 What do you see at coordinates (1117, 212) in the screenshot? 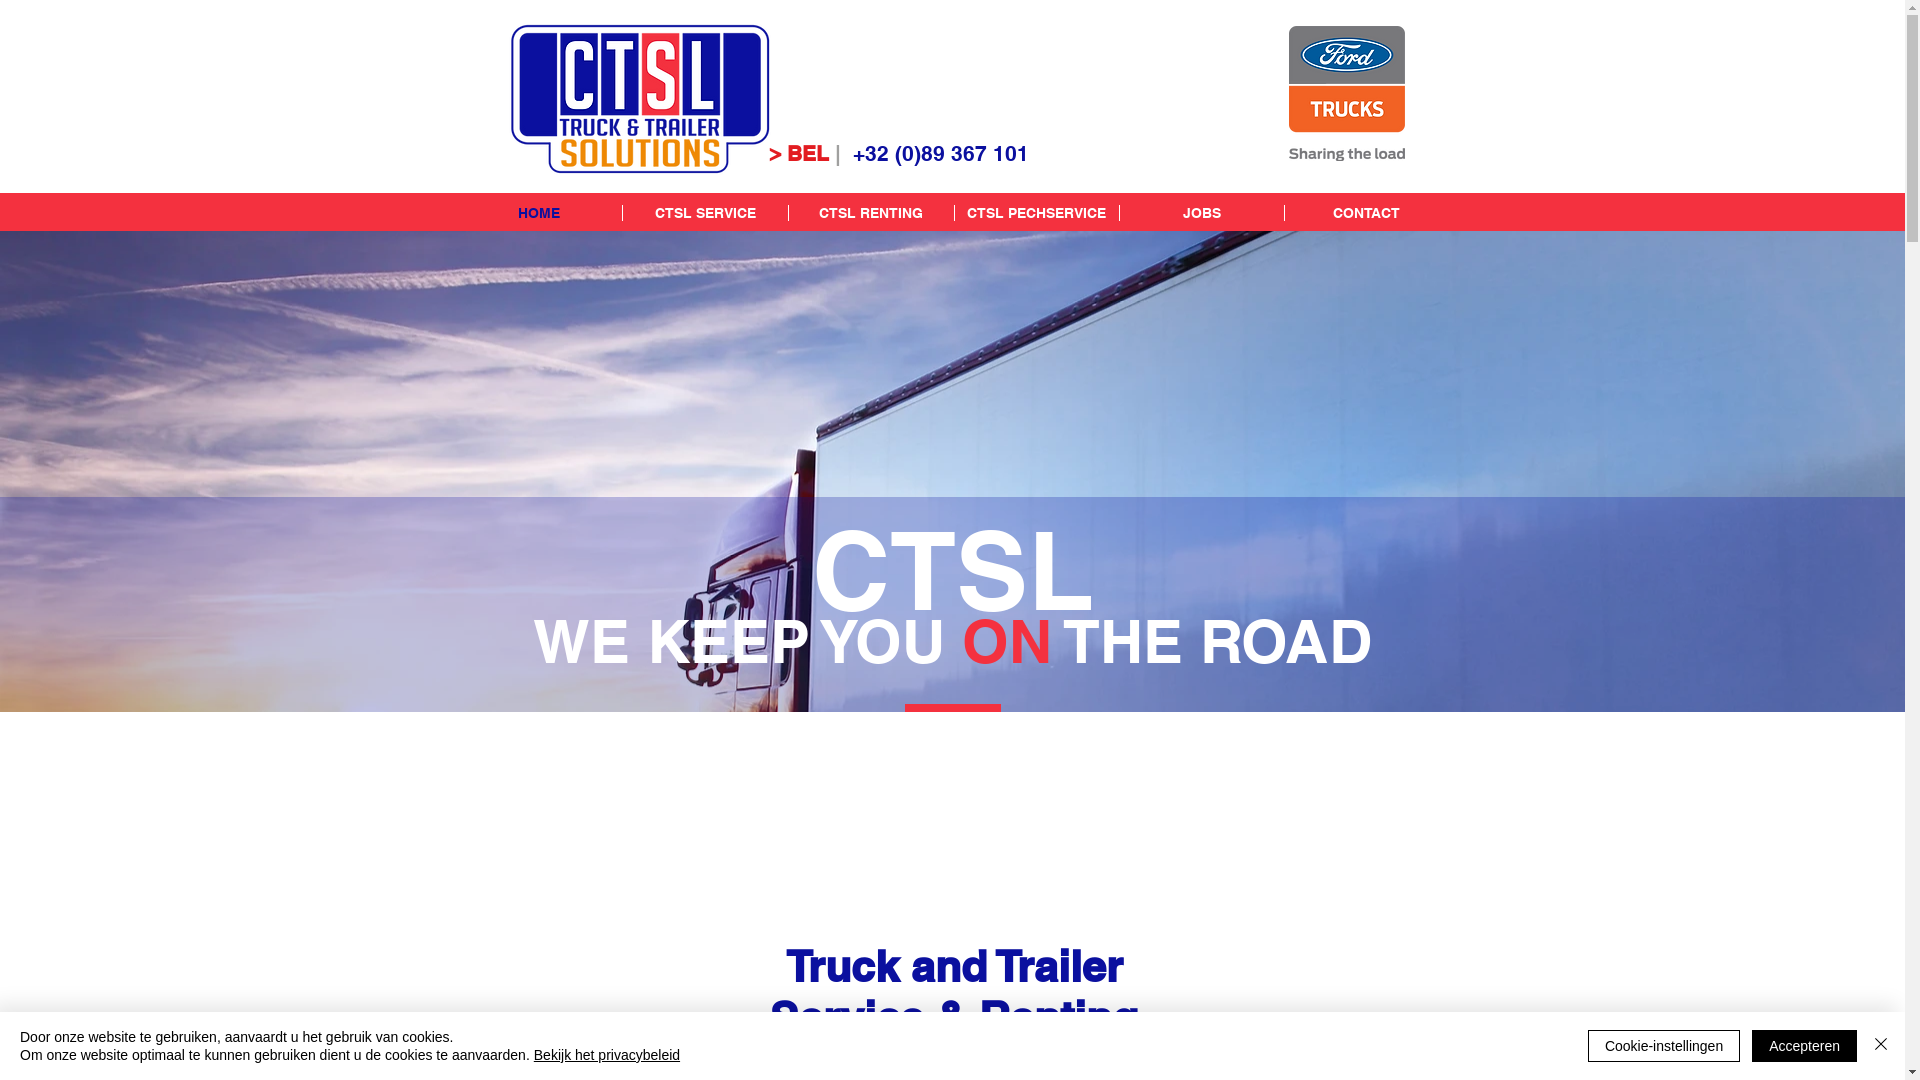
I see `'JOBS'` at bounding box center [1117, 212].